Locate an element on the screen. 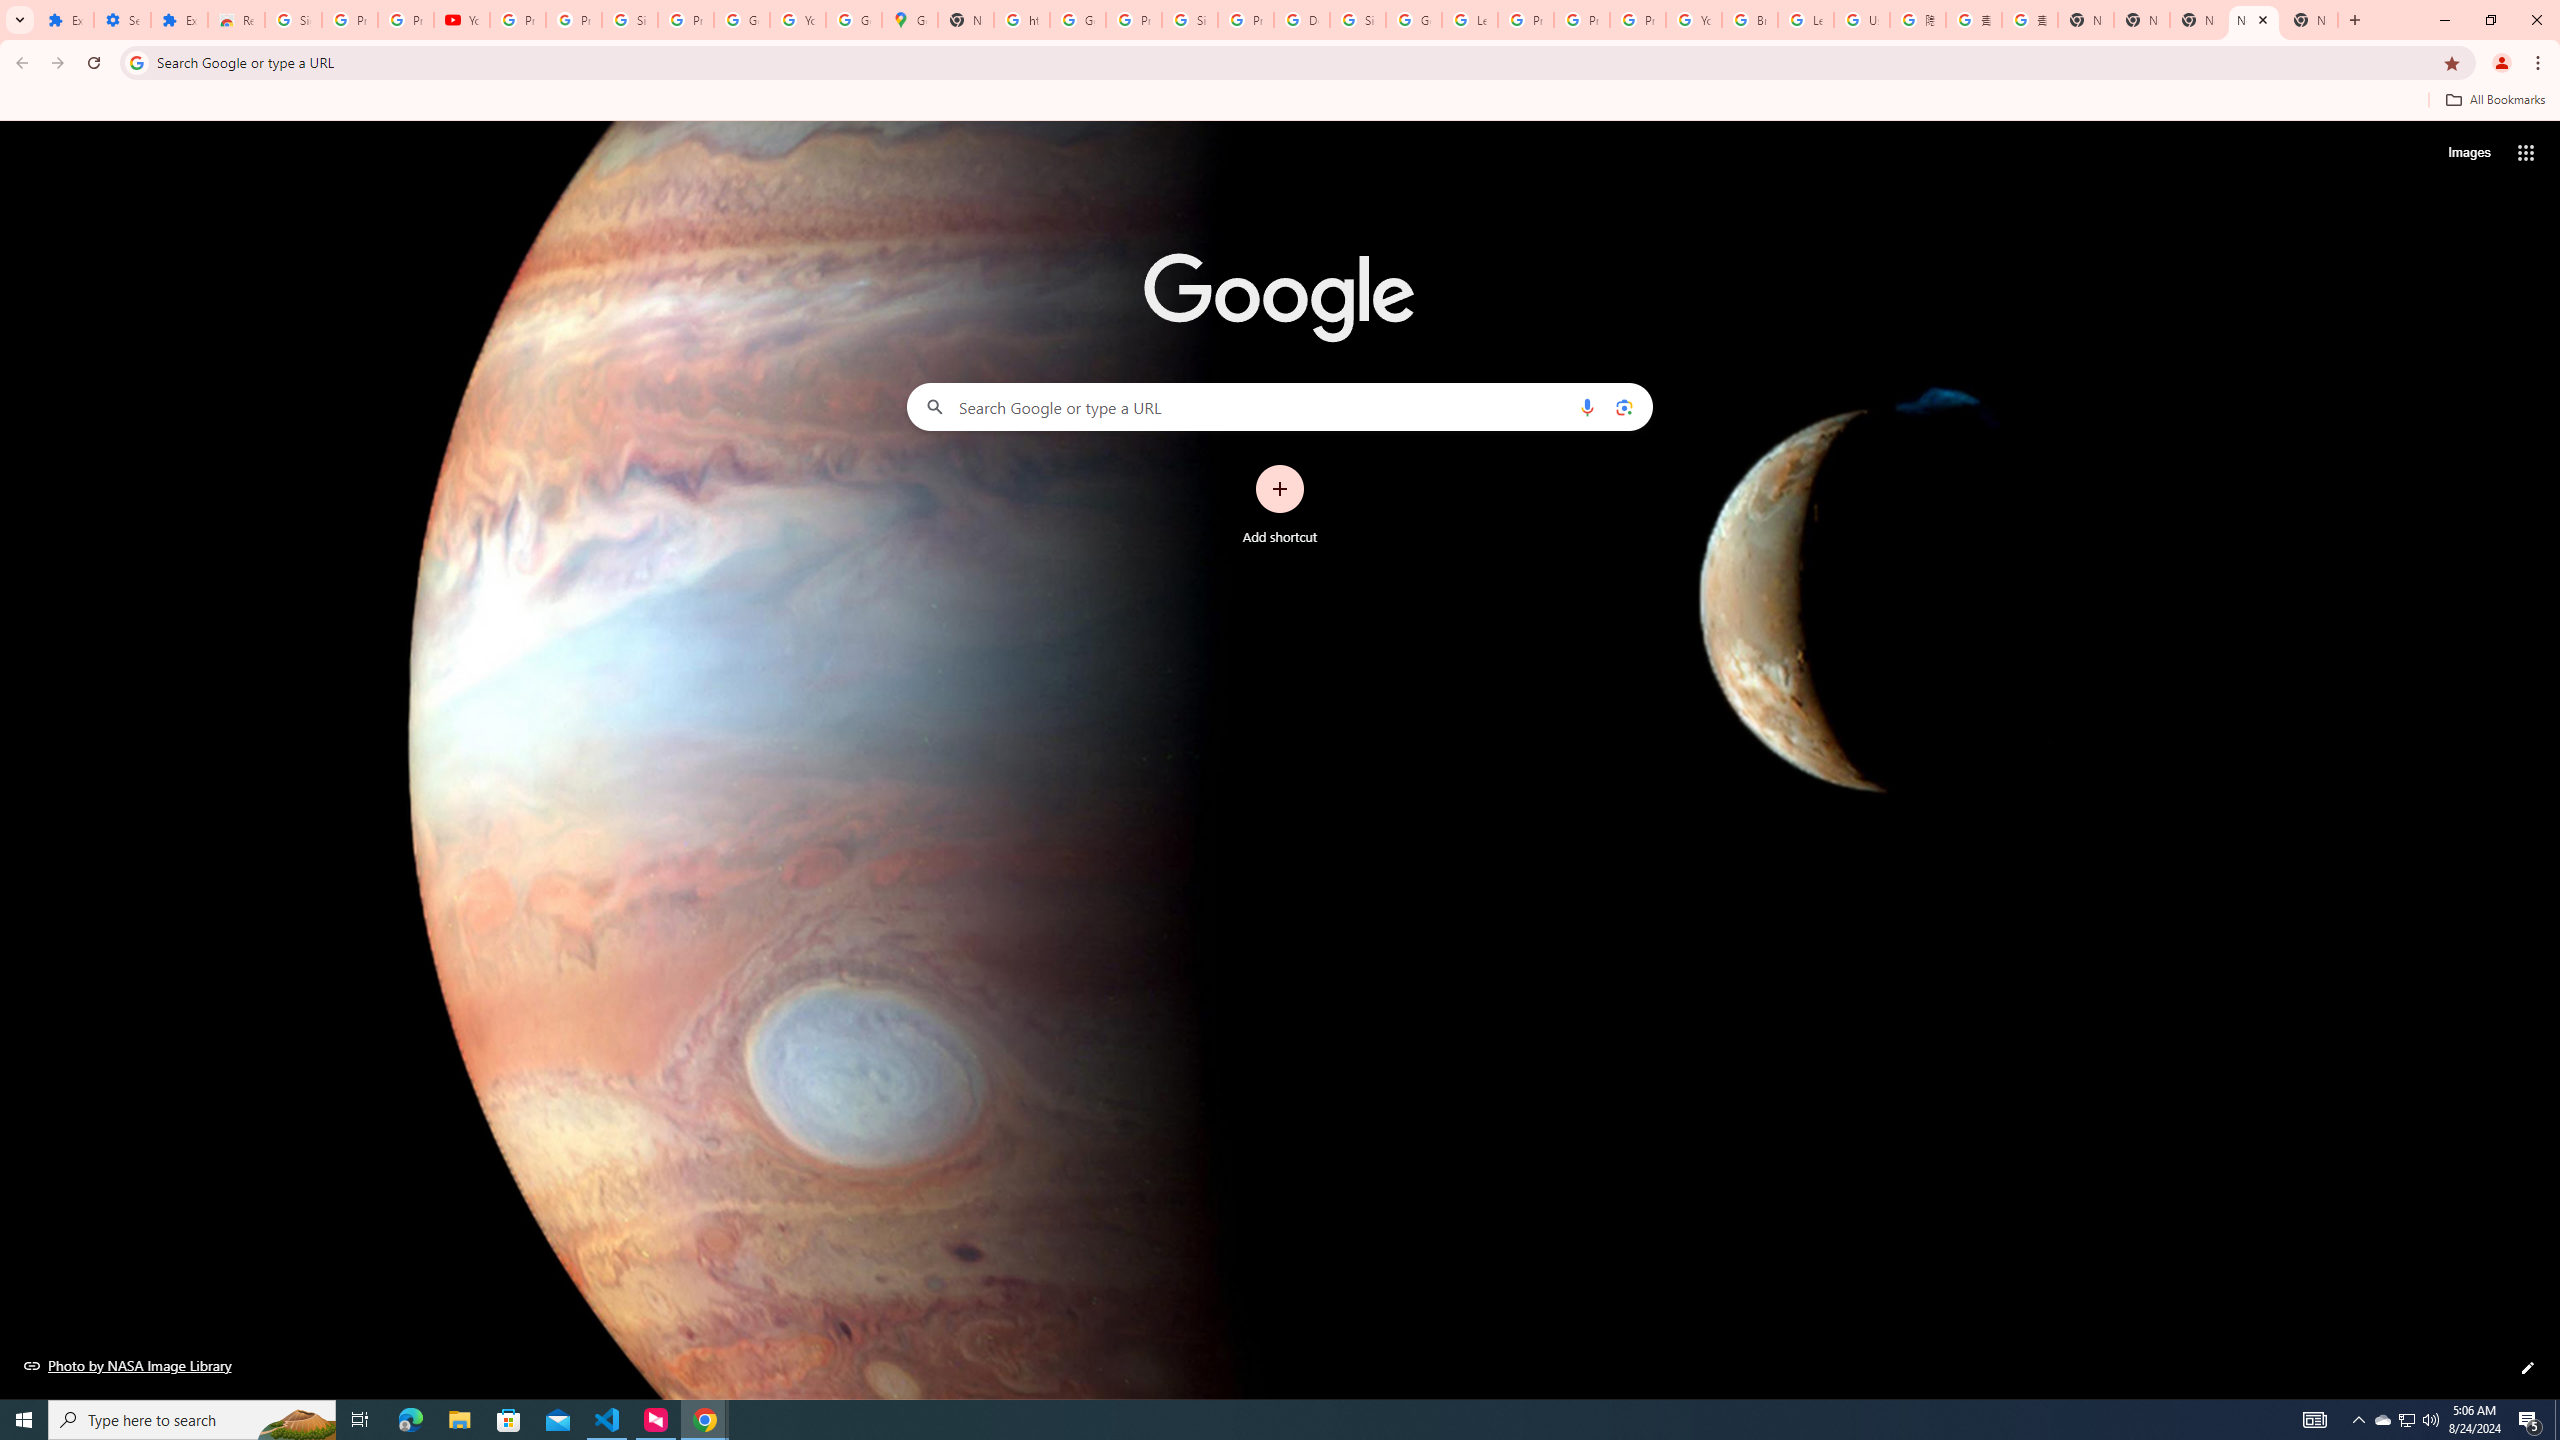 This screenshot has width=2560, height=1440. 'Photo by NASA Image Library' is located at coordinates (127, 1364).